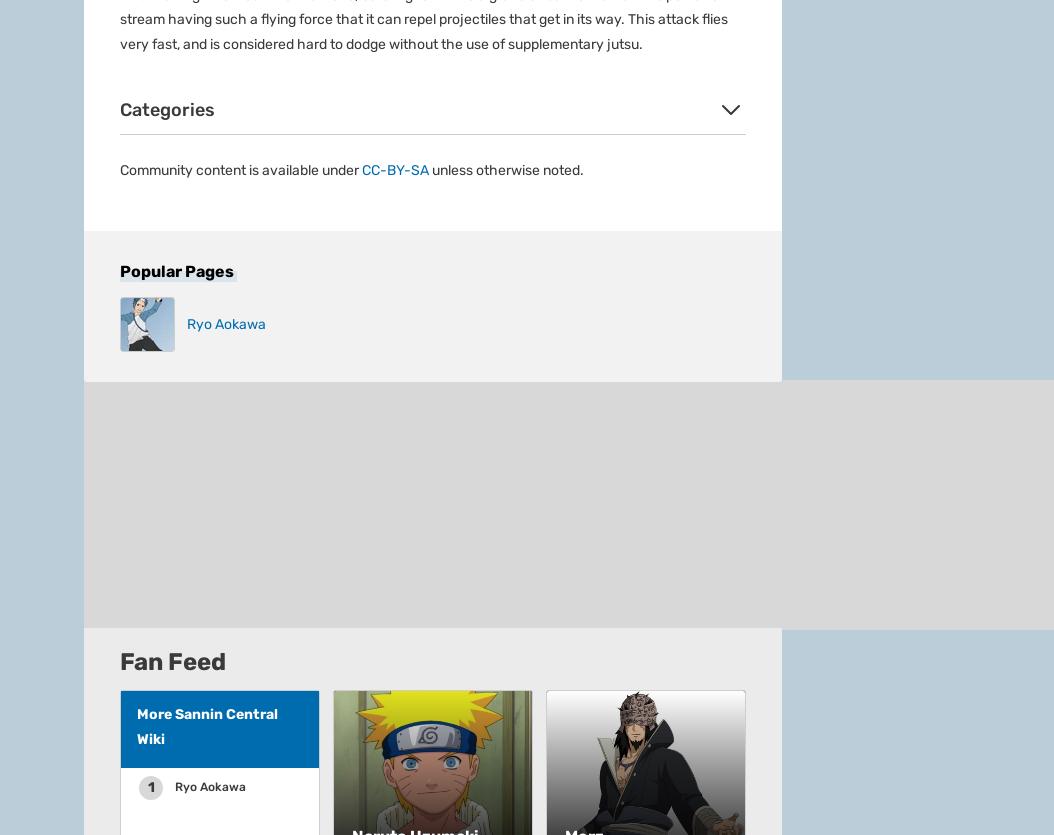 The width and height of the screenshot is (1054, 835). Describe the element at coordinates (128, 302) in the screenshot. I see `'Fandom Apps'` at that location.